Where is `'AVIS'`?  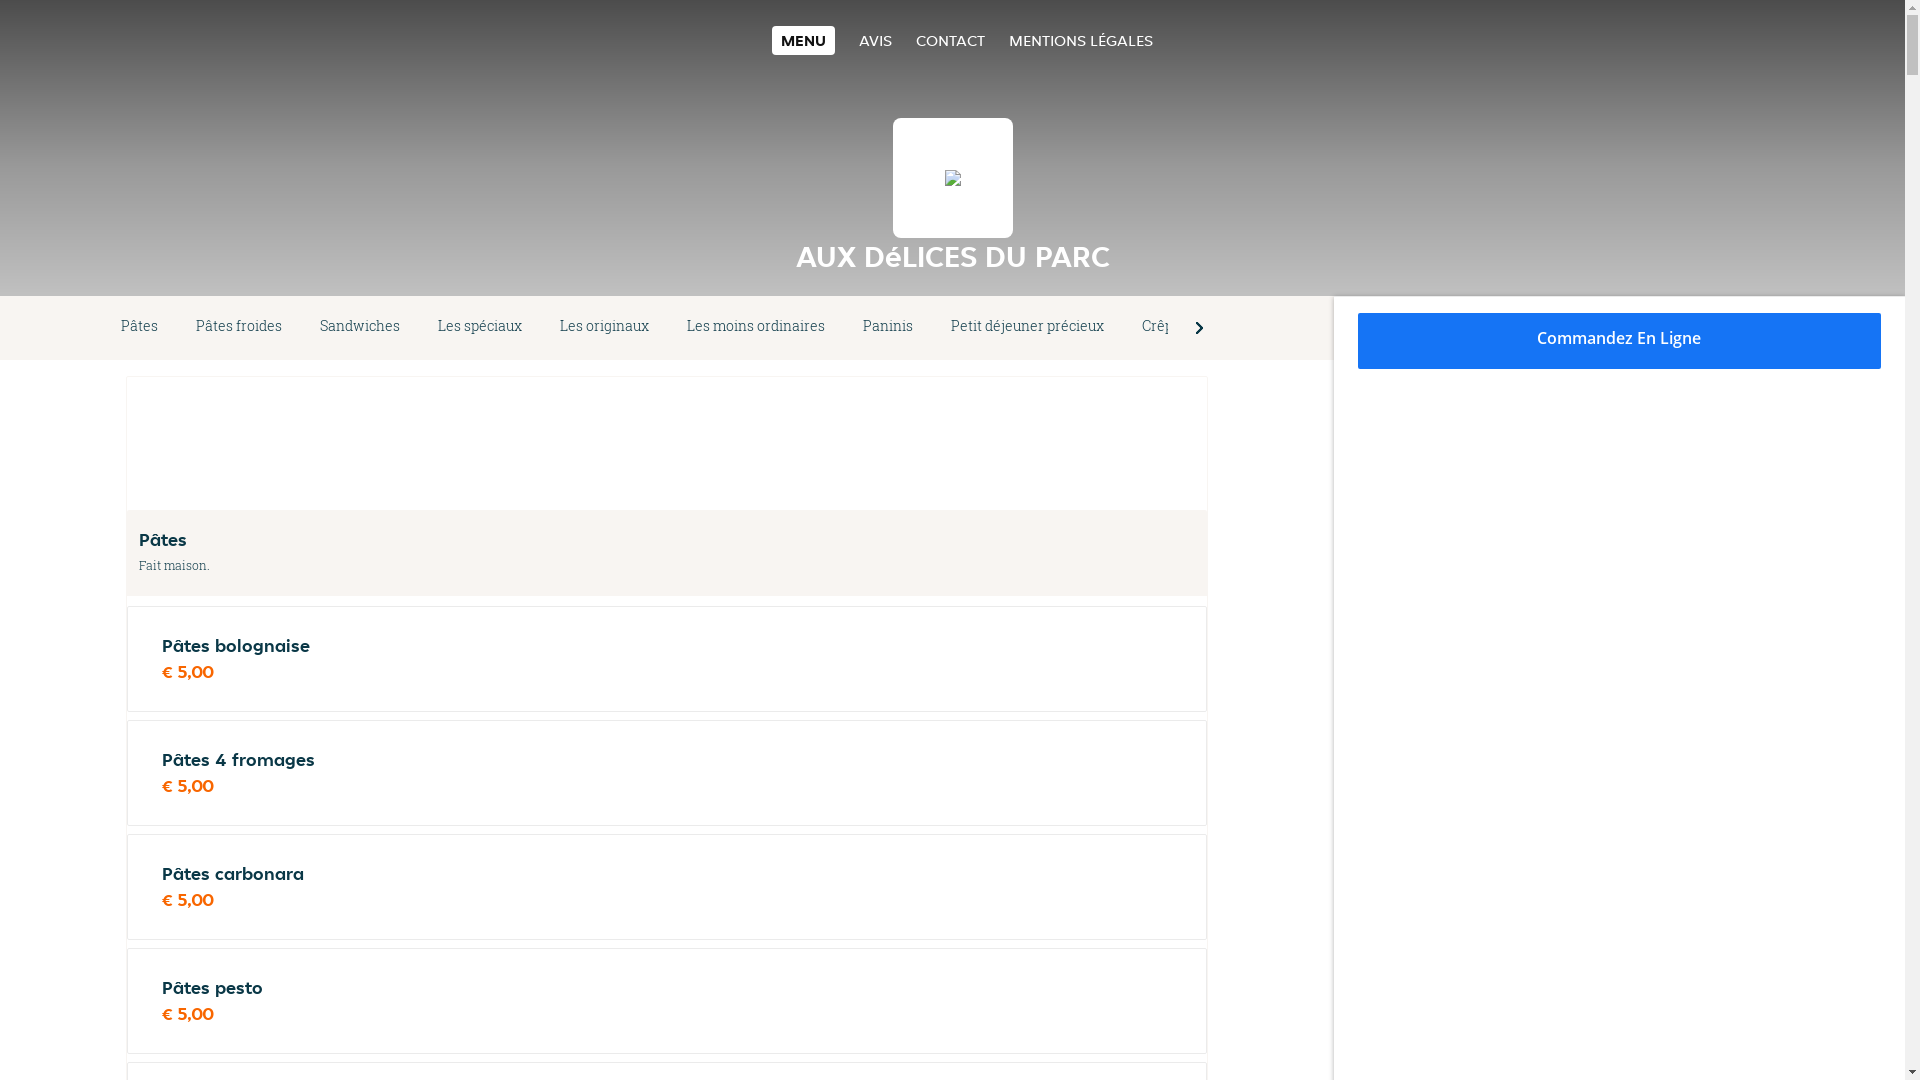 'AVIS' is located at coordinates (875, 40).